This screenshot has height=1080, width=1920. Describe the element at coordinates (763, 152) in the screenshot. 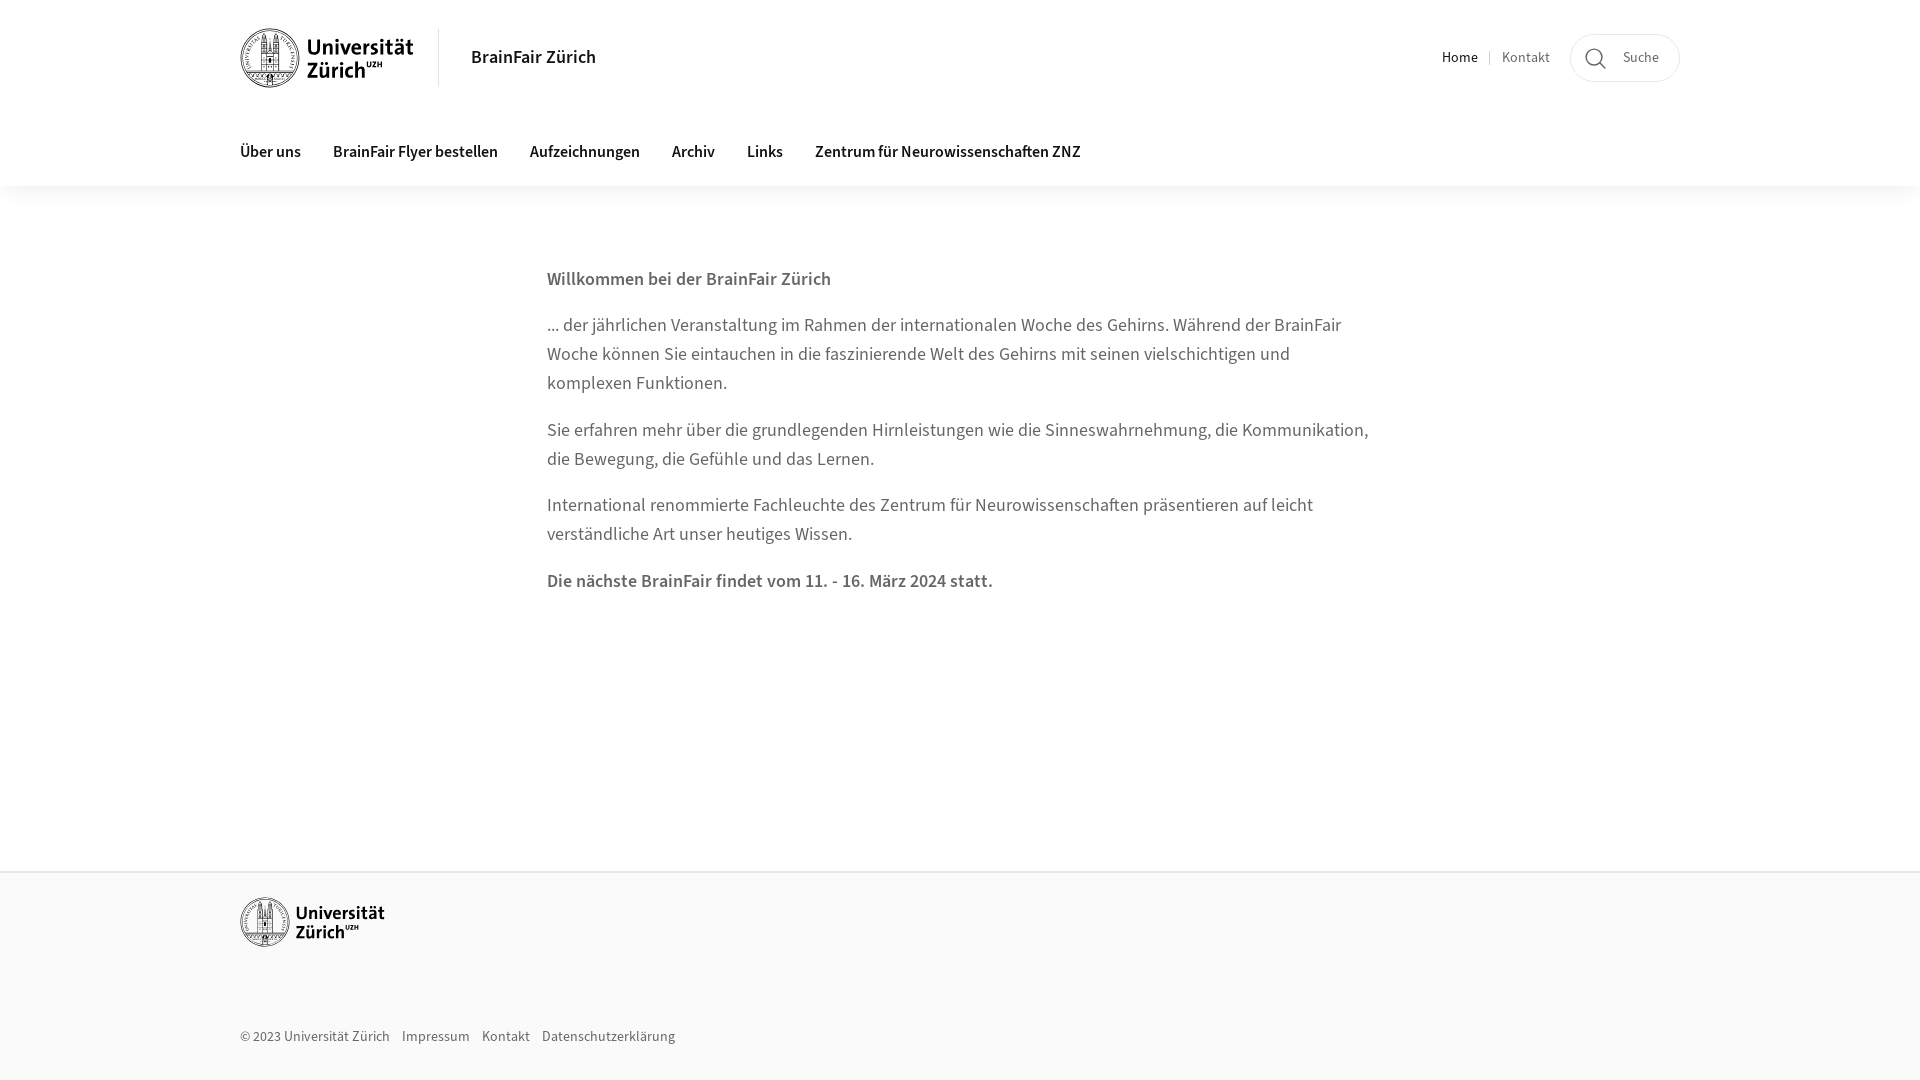

I see `'Links'` at that location.